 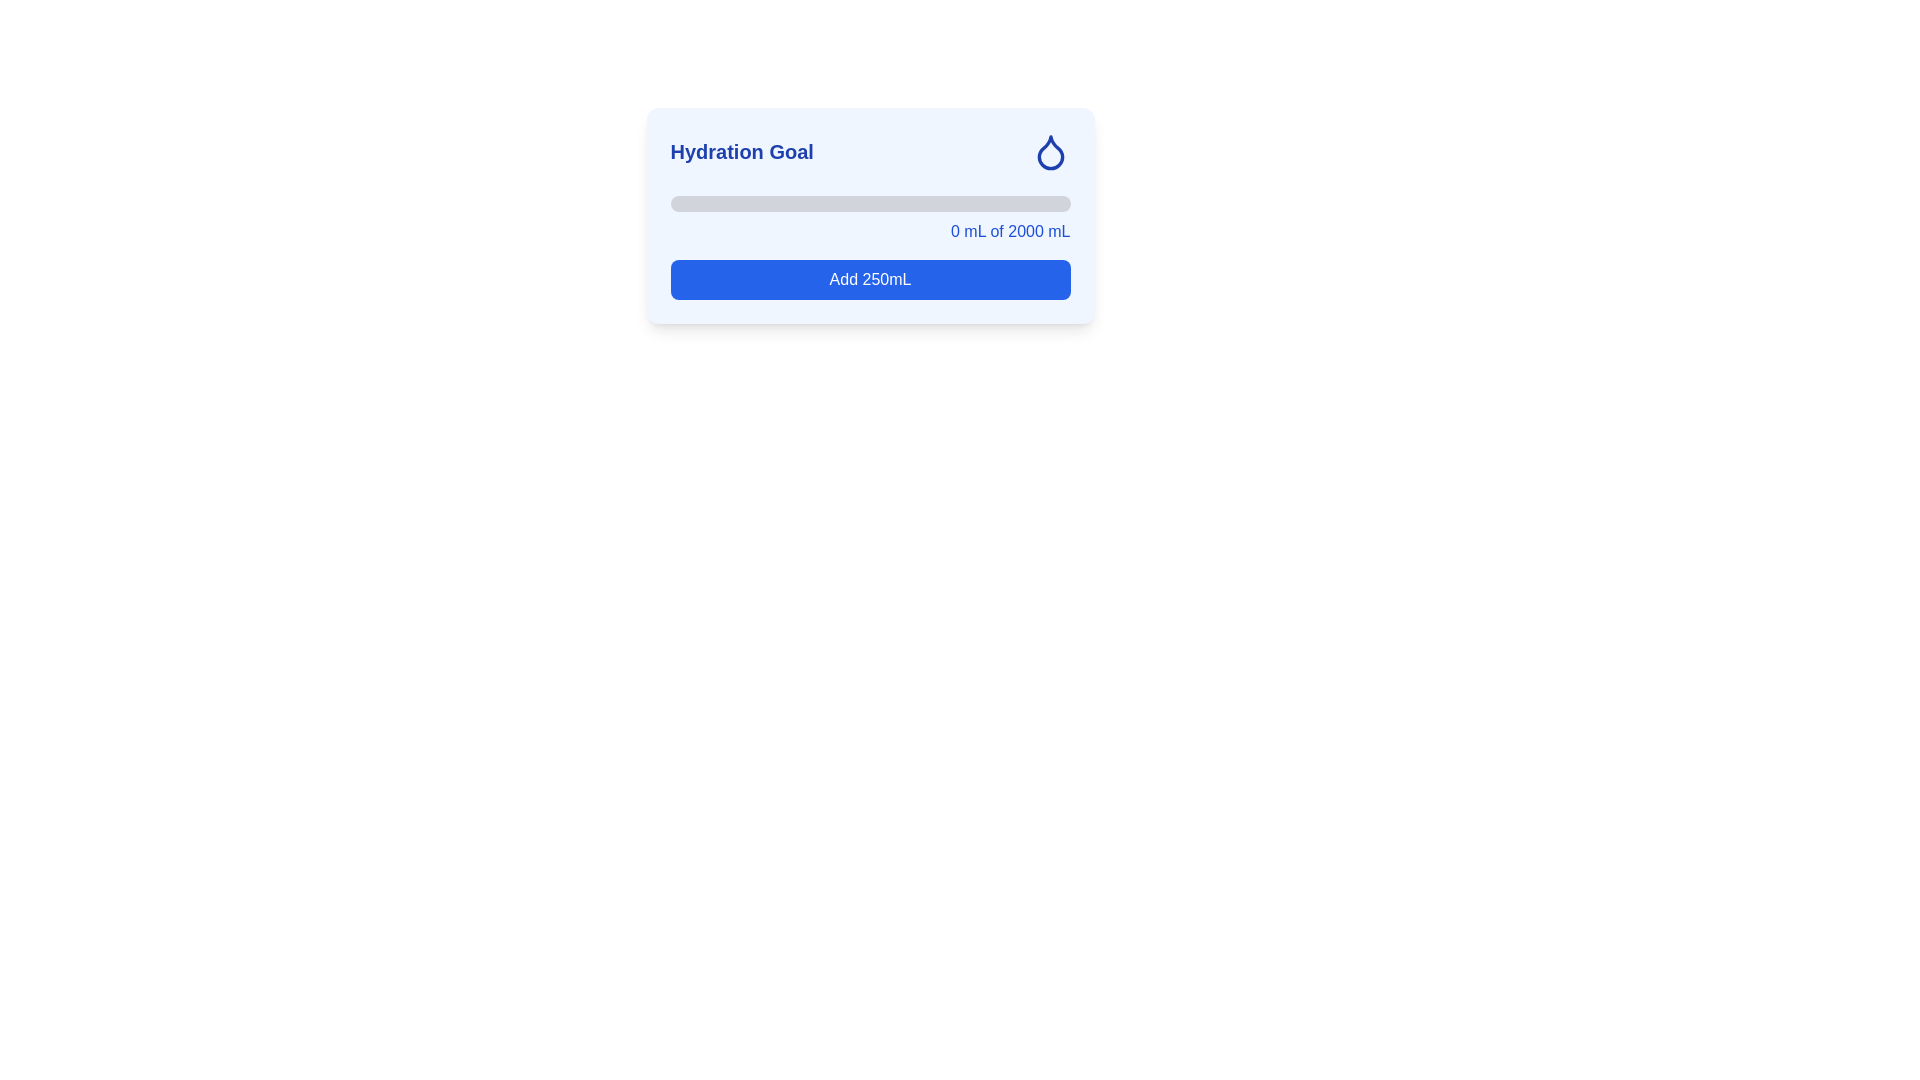 I want to click on the button, so click(x=870, y=280).